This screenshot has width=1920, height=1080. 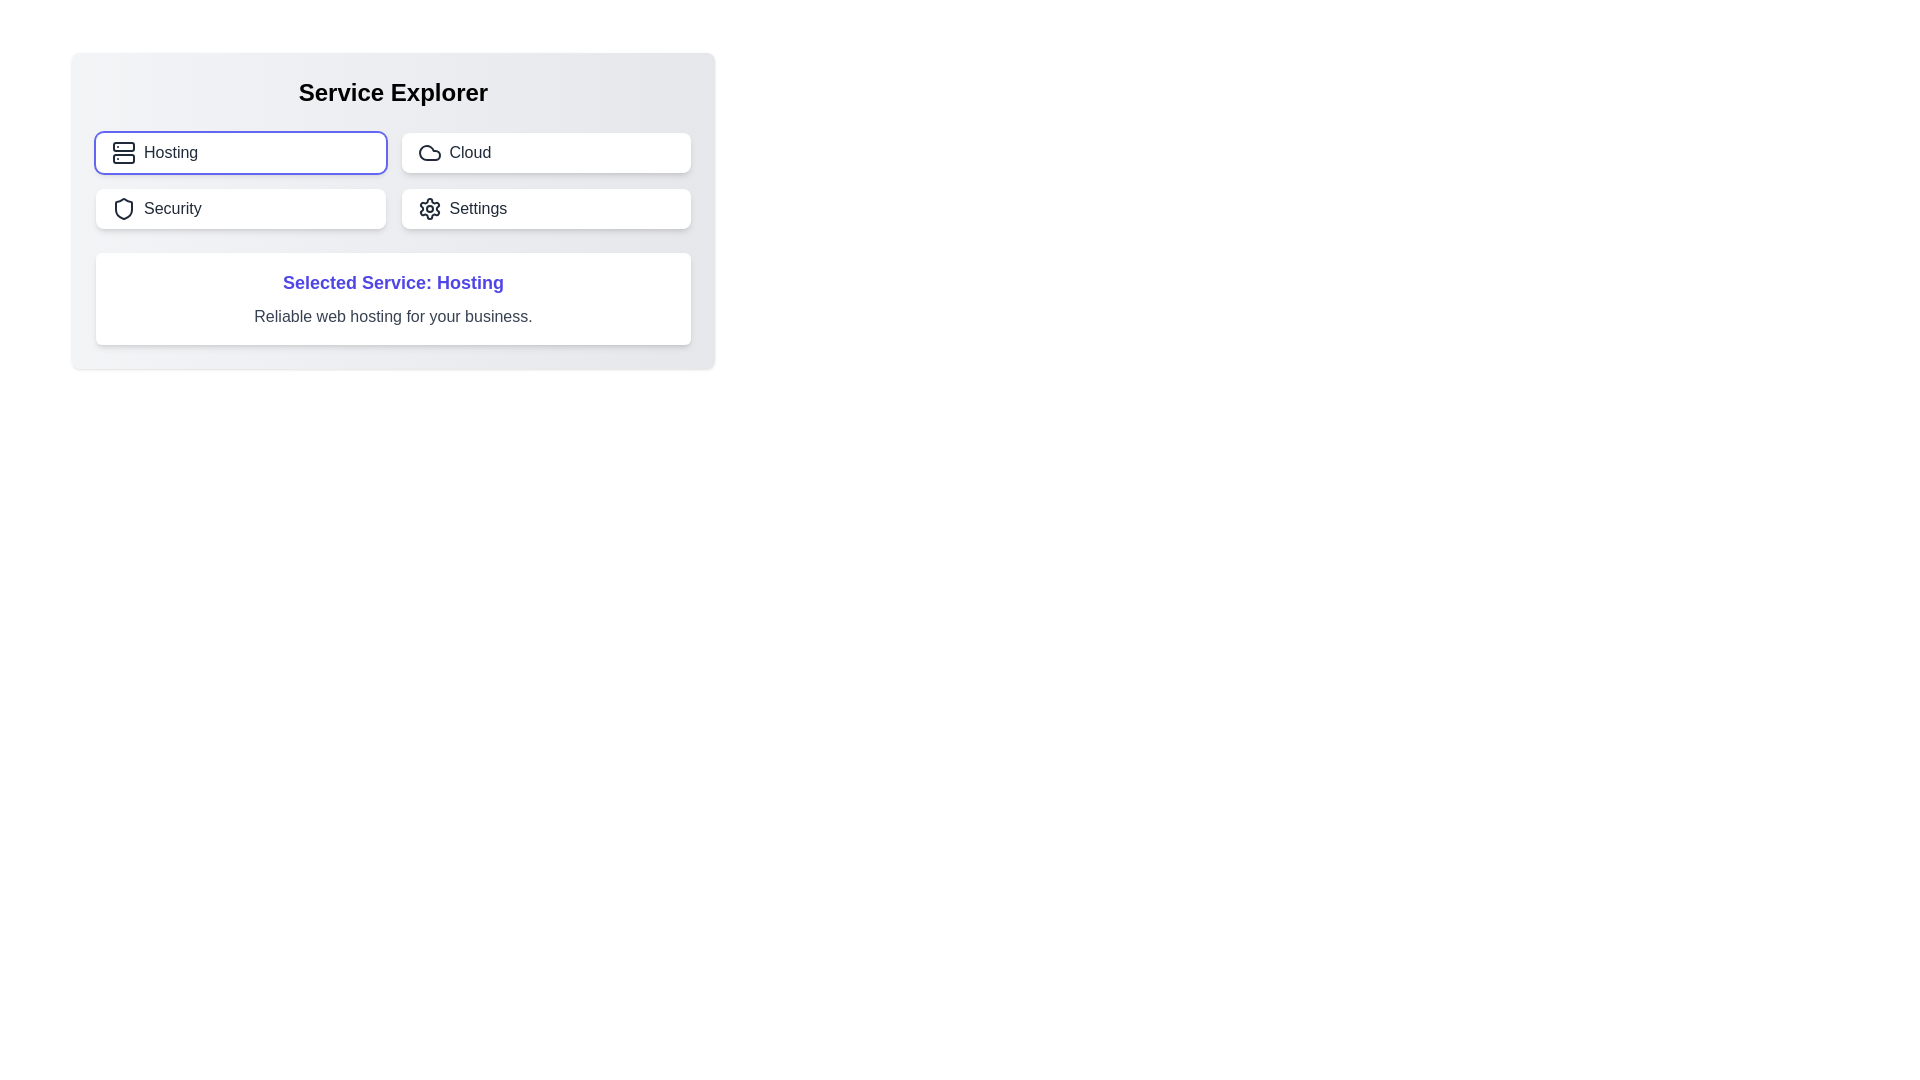 I want to click on the 'Security' text label, which is part of a button-like item with a shield icon to its left, located in the second row of buttons on the 'Service Explorer' interface, so click(x=172, y=208).